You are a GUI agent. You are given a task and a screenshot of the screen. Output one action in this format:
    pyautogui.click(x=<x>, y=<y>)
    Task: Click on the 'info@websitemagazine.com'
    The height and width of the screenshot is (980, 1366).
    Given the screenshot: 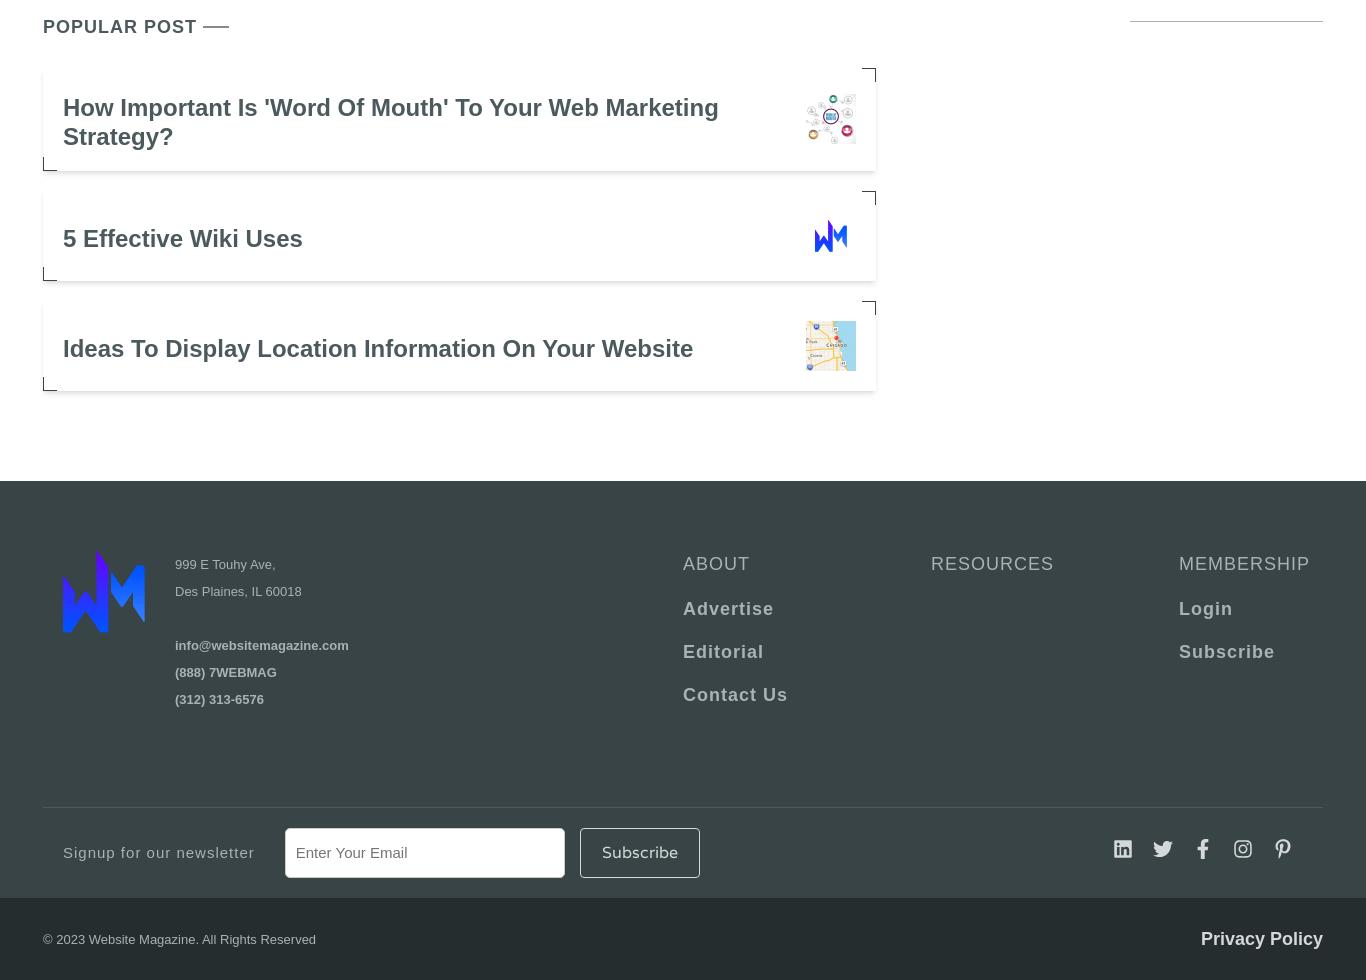 What is the action you would take?
    pyautogui.click(x=261, y=644)
    